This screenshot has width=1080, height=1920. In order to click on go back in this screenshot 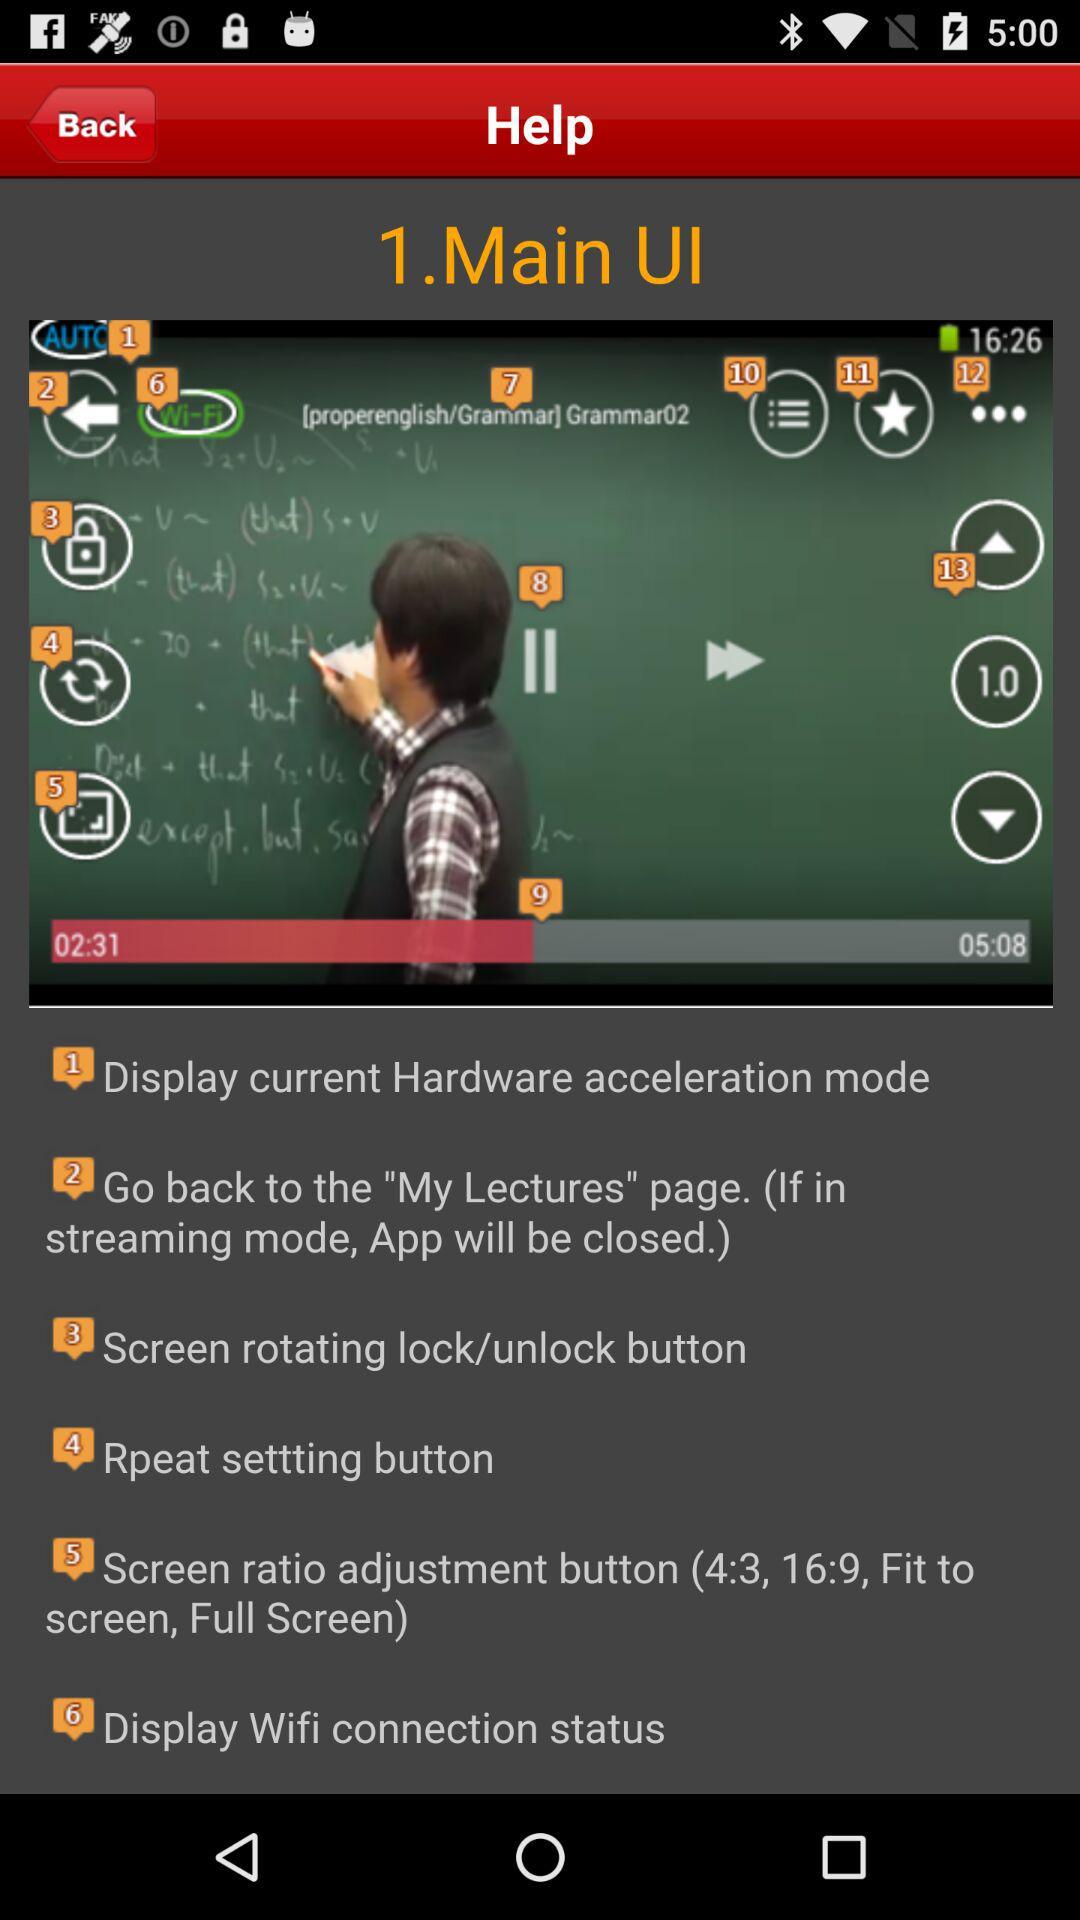, I will do `click(91, 122)`.